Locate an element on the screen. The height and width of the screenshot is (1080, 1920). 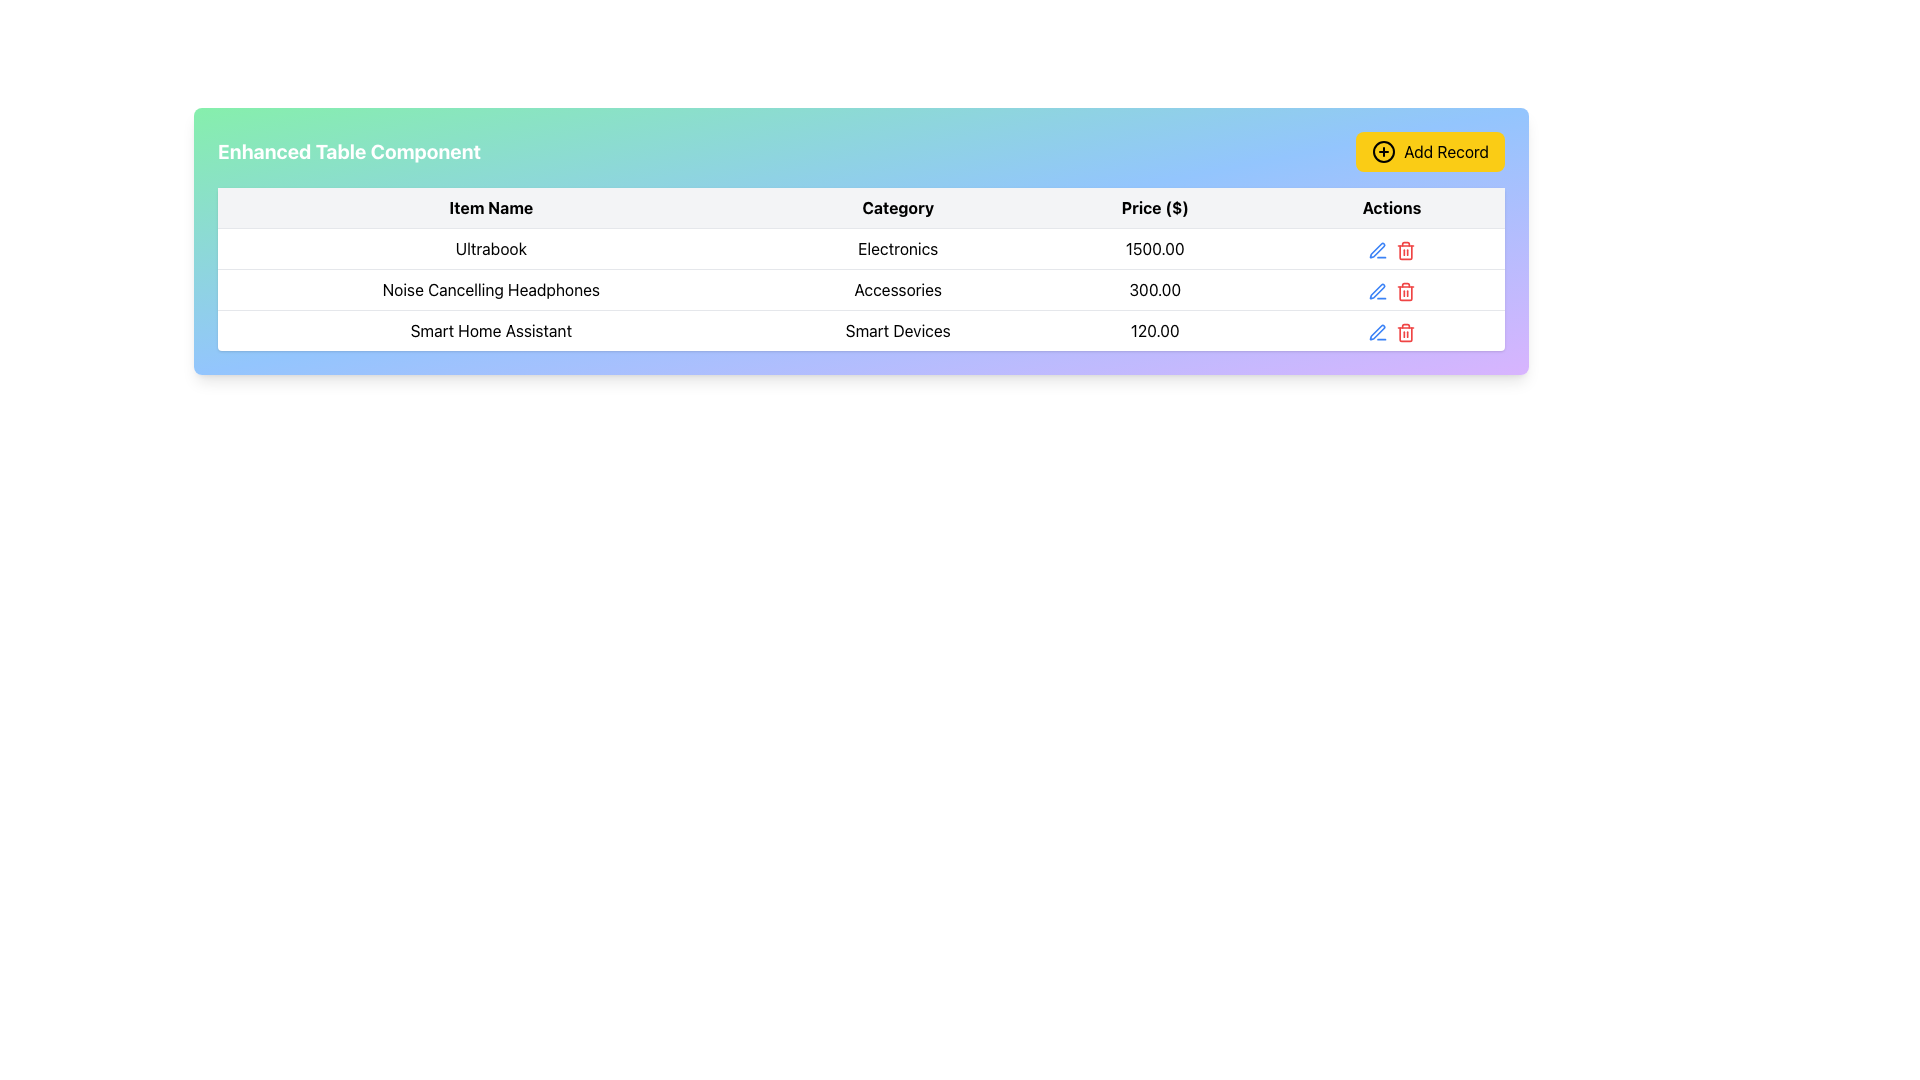
the Text Display element representing the product category in the second column of the first row of the table, located between 'Ultrabook' and '1500.00' is located at coordinates (897, 248).